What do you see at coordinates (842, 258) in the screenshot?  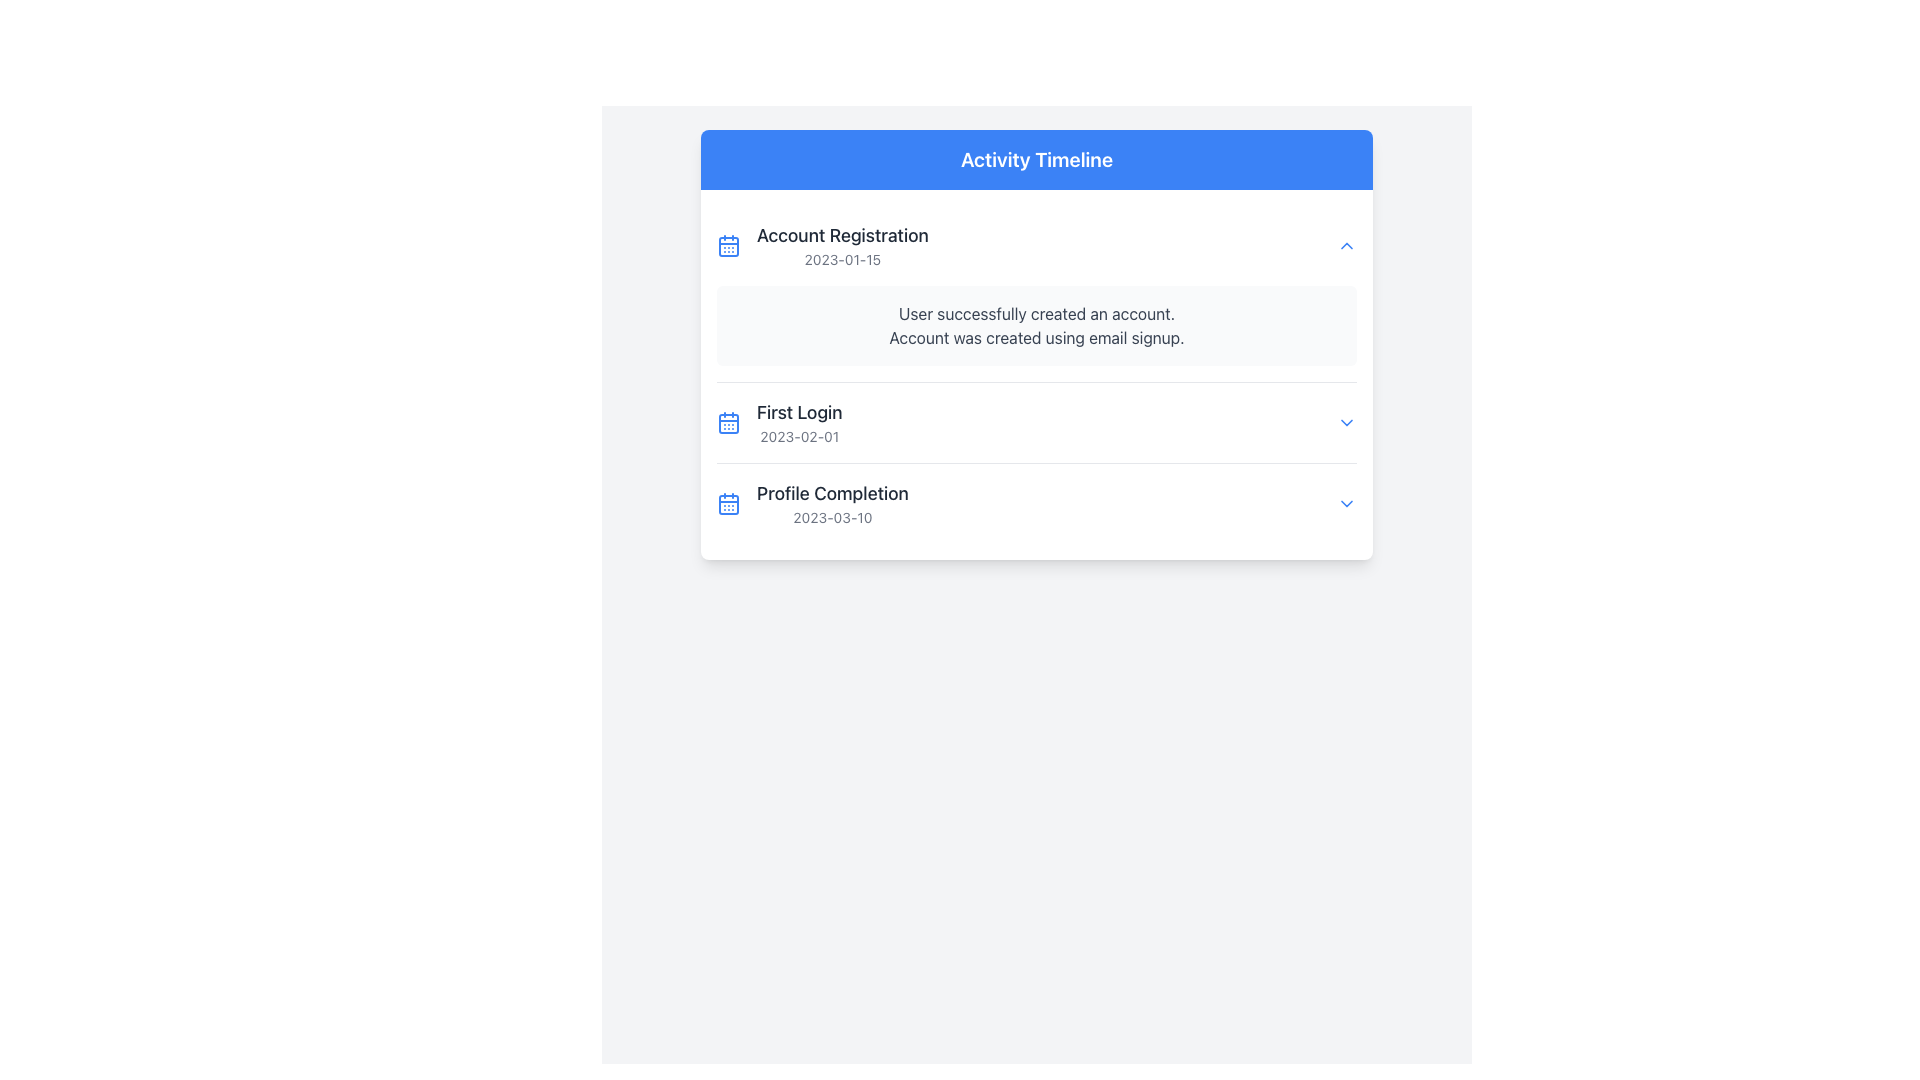 I see `informational text displaying the date associated with the 'Account Registration' milestone, located directly below the 'Account Registration' text in the timeline` at bounding box center [842, 258].